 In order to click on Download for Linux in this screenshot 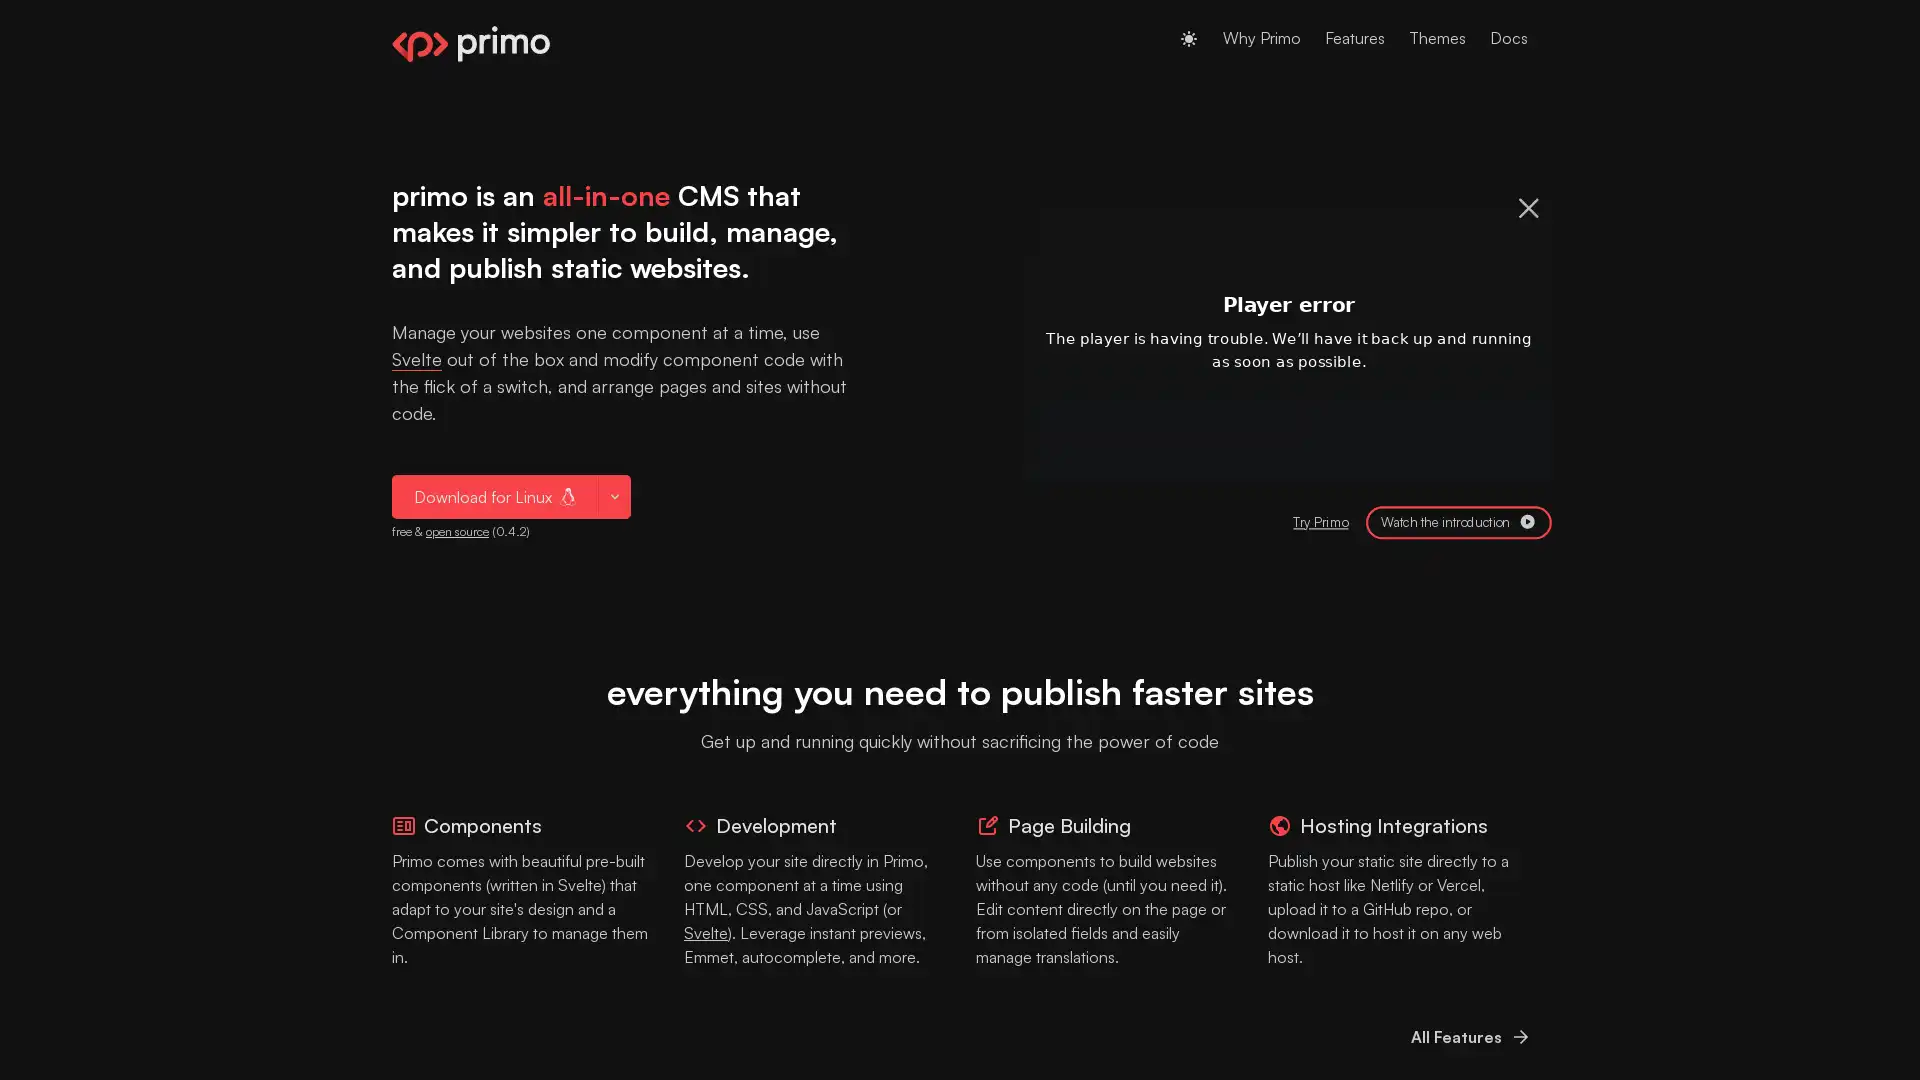, I will do `click(494, 495)`.